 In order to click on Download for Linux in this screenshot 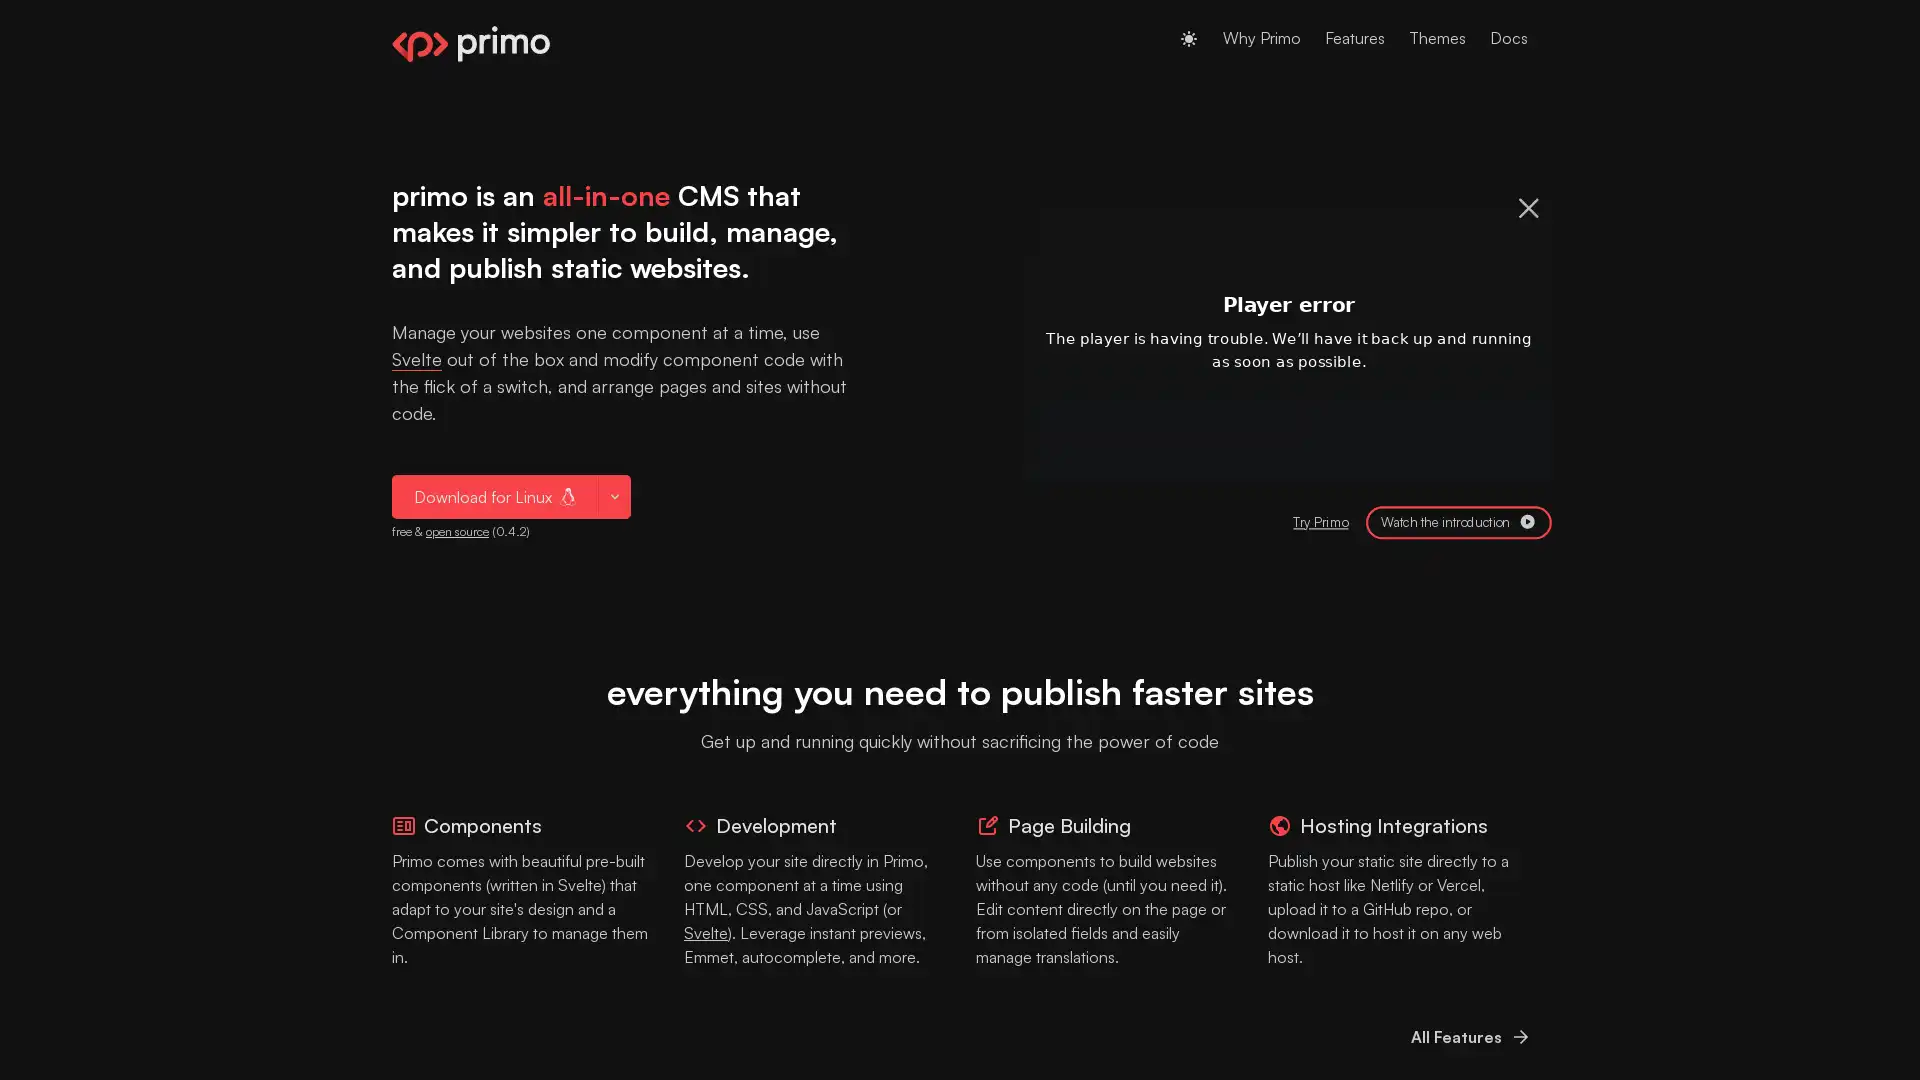, I will do `click(494, 495)`.